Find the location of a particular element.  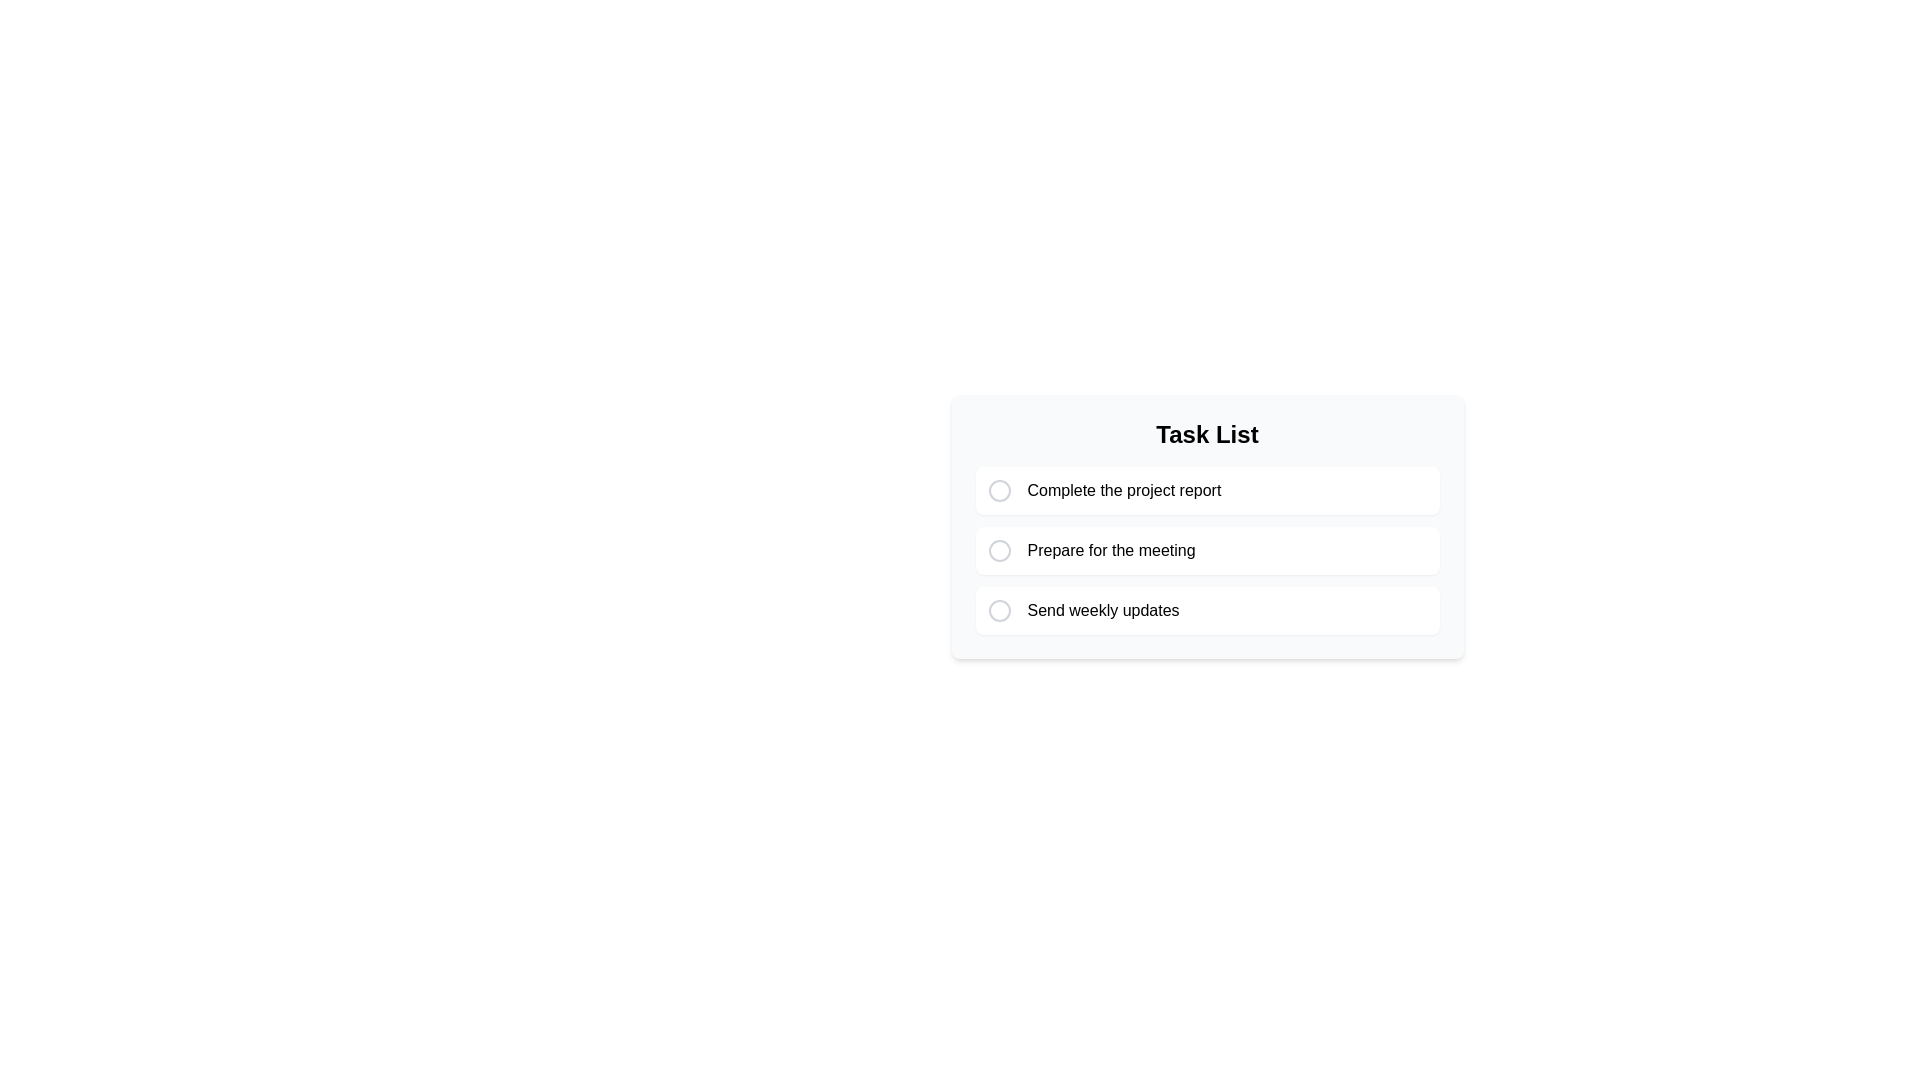

the third item in the task list to mark it or select it, which is labeled 'Complete the project report' or 'Prepare for the meeting' is located at coordinates (1206, 609).